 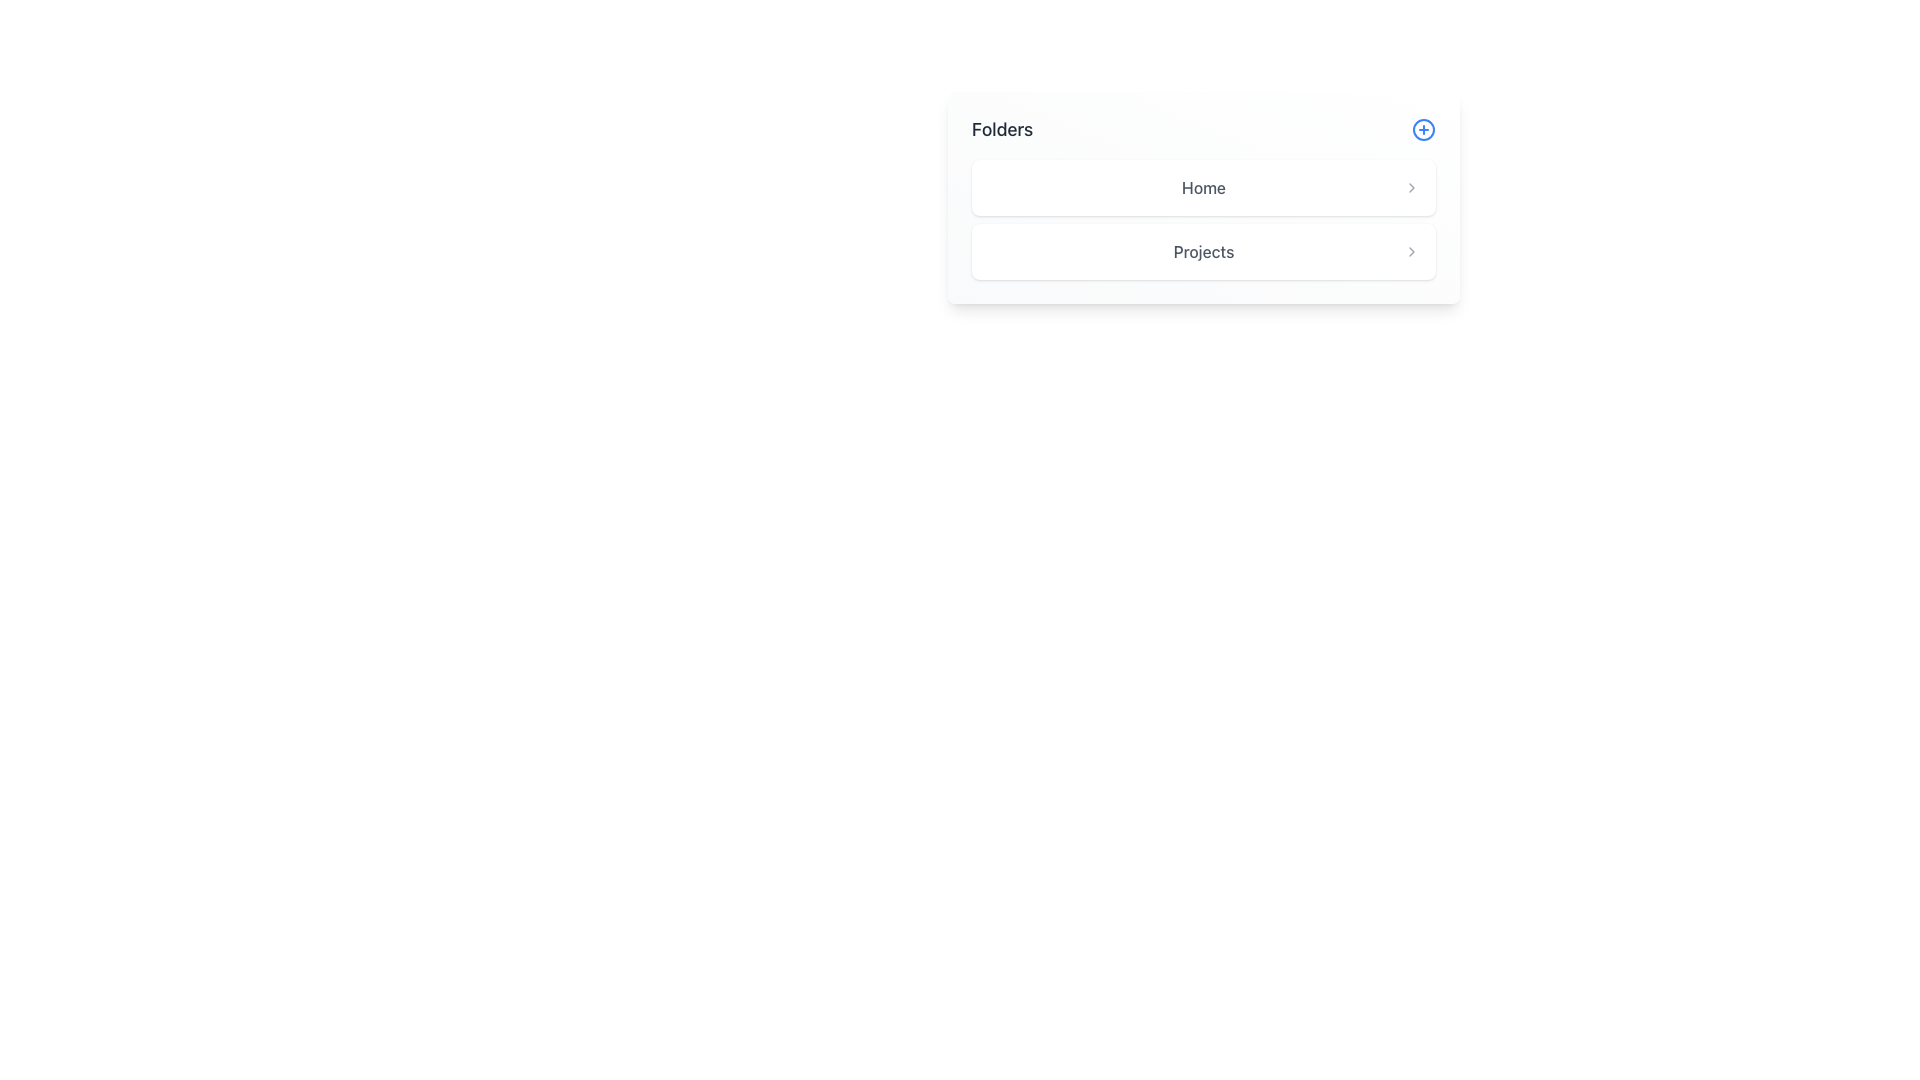 I want to click on the 'Folders' text label located at the top left corner of the card-like interface for interactions, so click(x=1002, y=130).